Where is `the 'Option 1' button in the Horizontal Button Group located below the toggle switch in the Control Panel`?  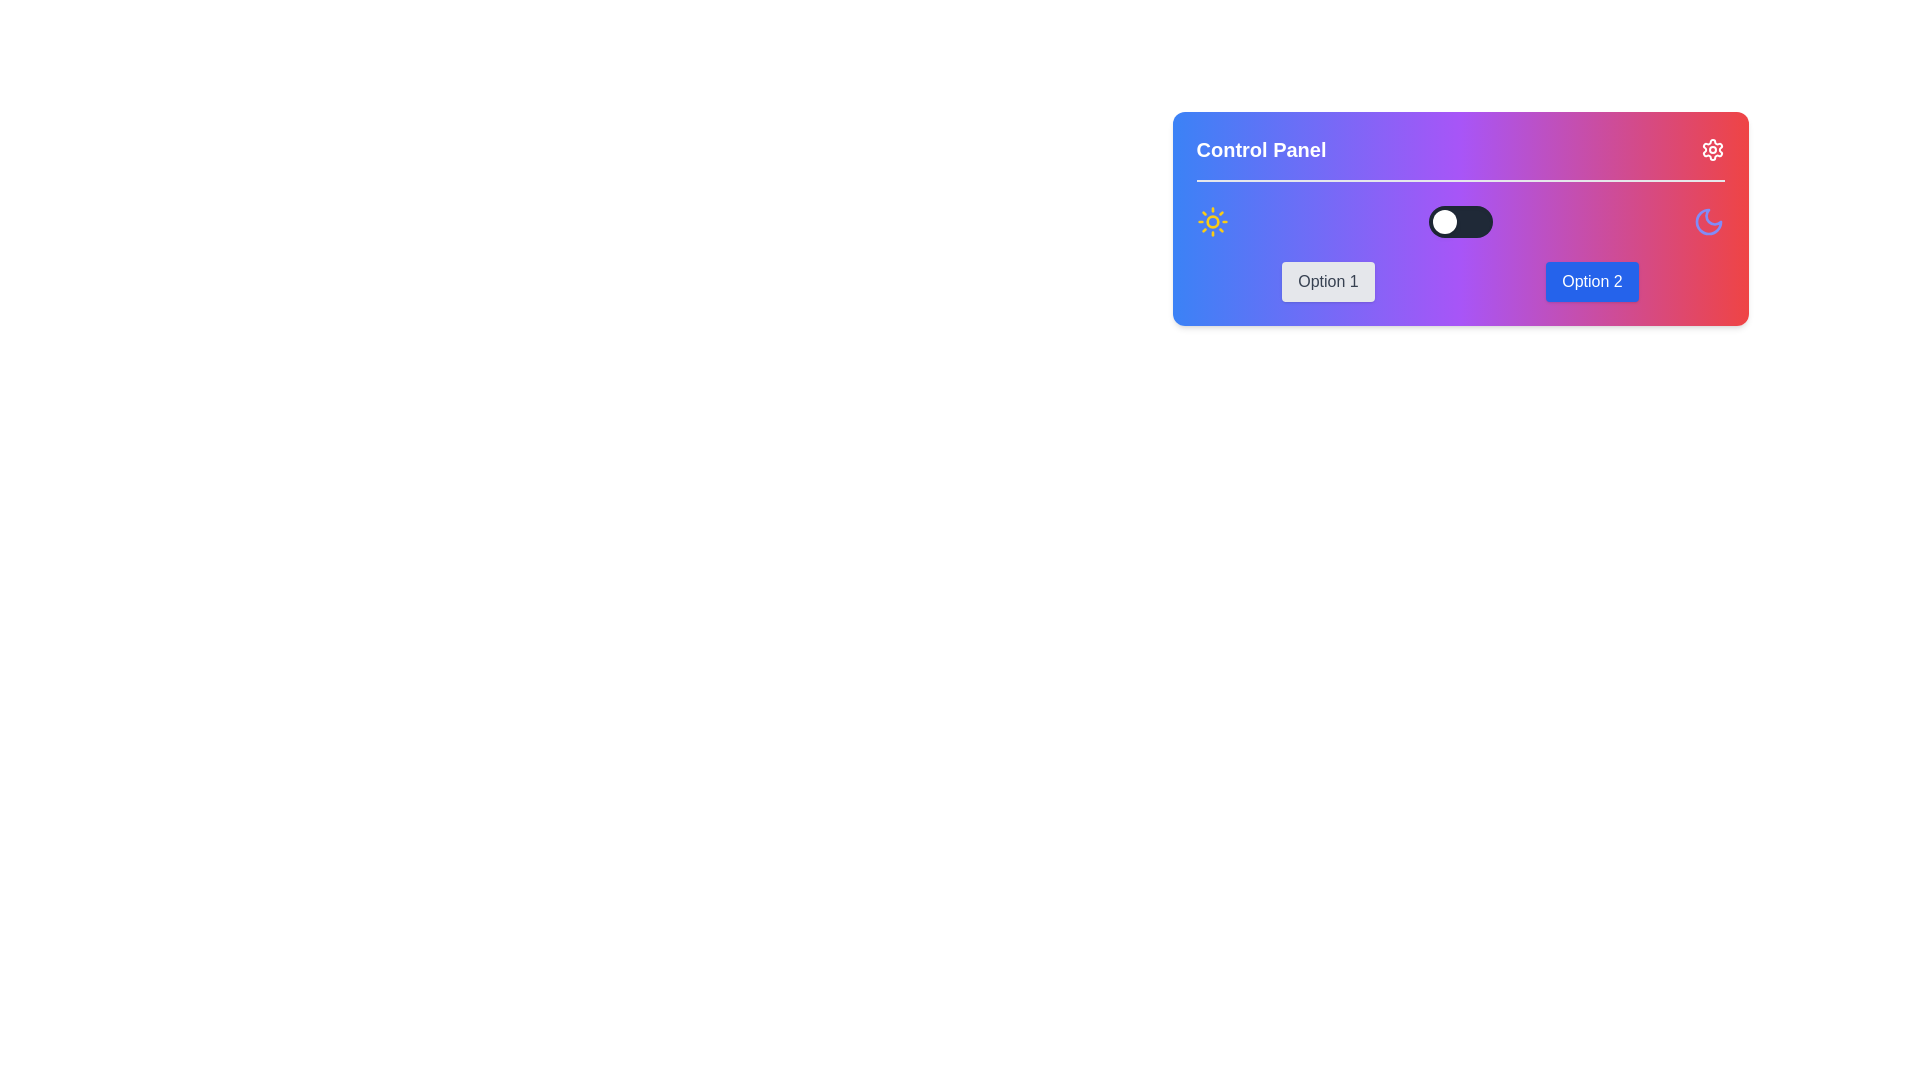
the 'Option 1' button in the Horizontal Button Group located below the toggle switch in the Control Panel is located at coordinates (1460, 281).